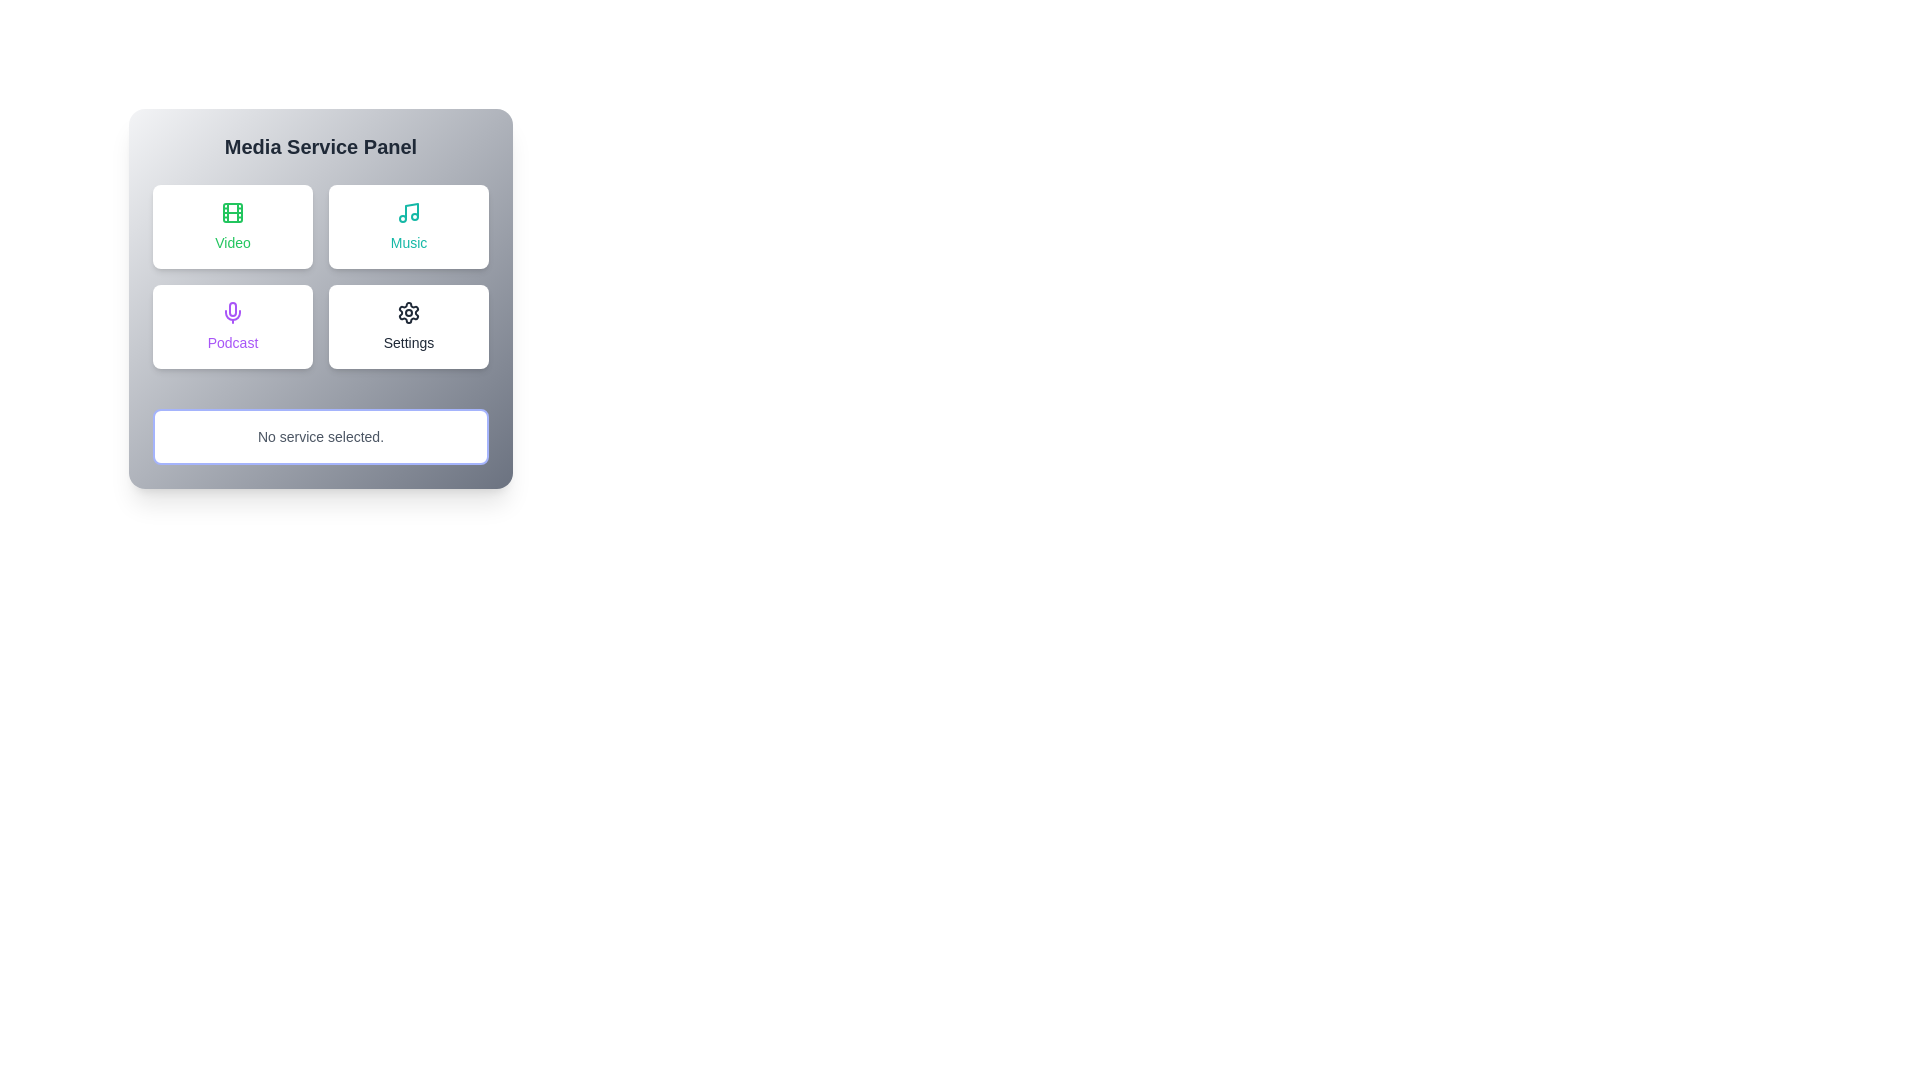  What do you see at coordinates (233, 309) in the screenshot?
I see `properties of the decorative audio or podcast-related SVG icon located within the 'Podcast' button by clicking on its center point` at bounding box center [233, 309].